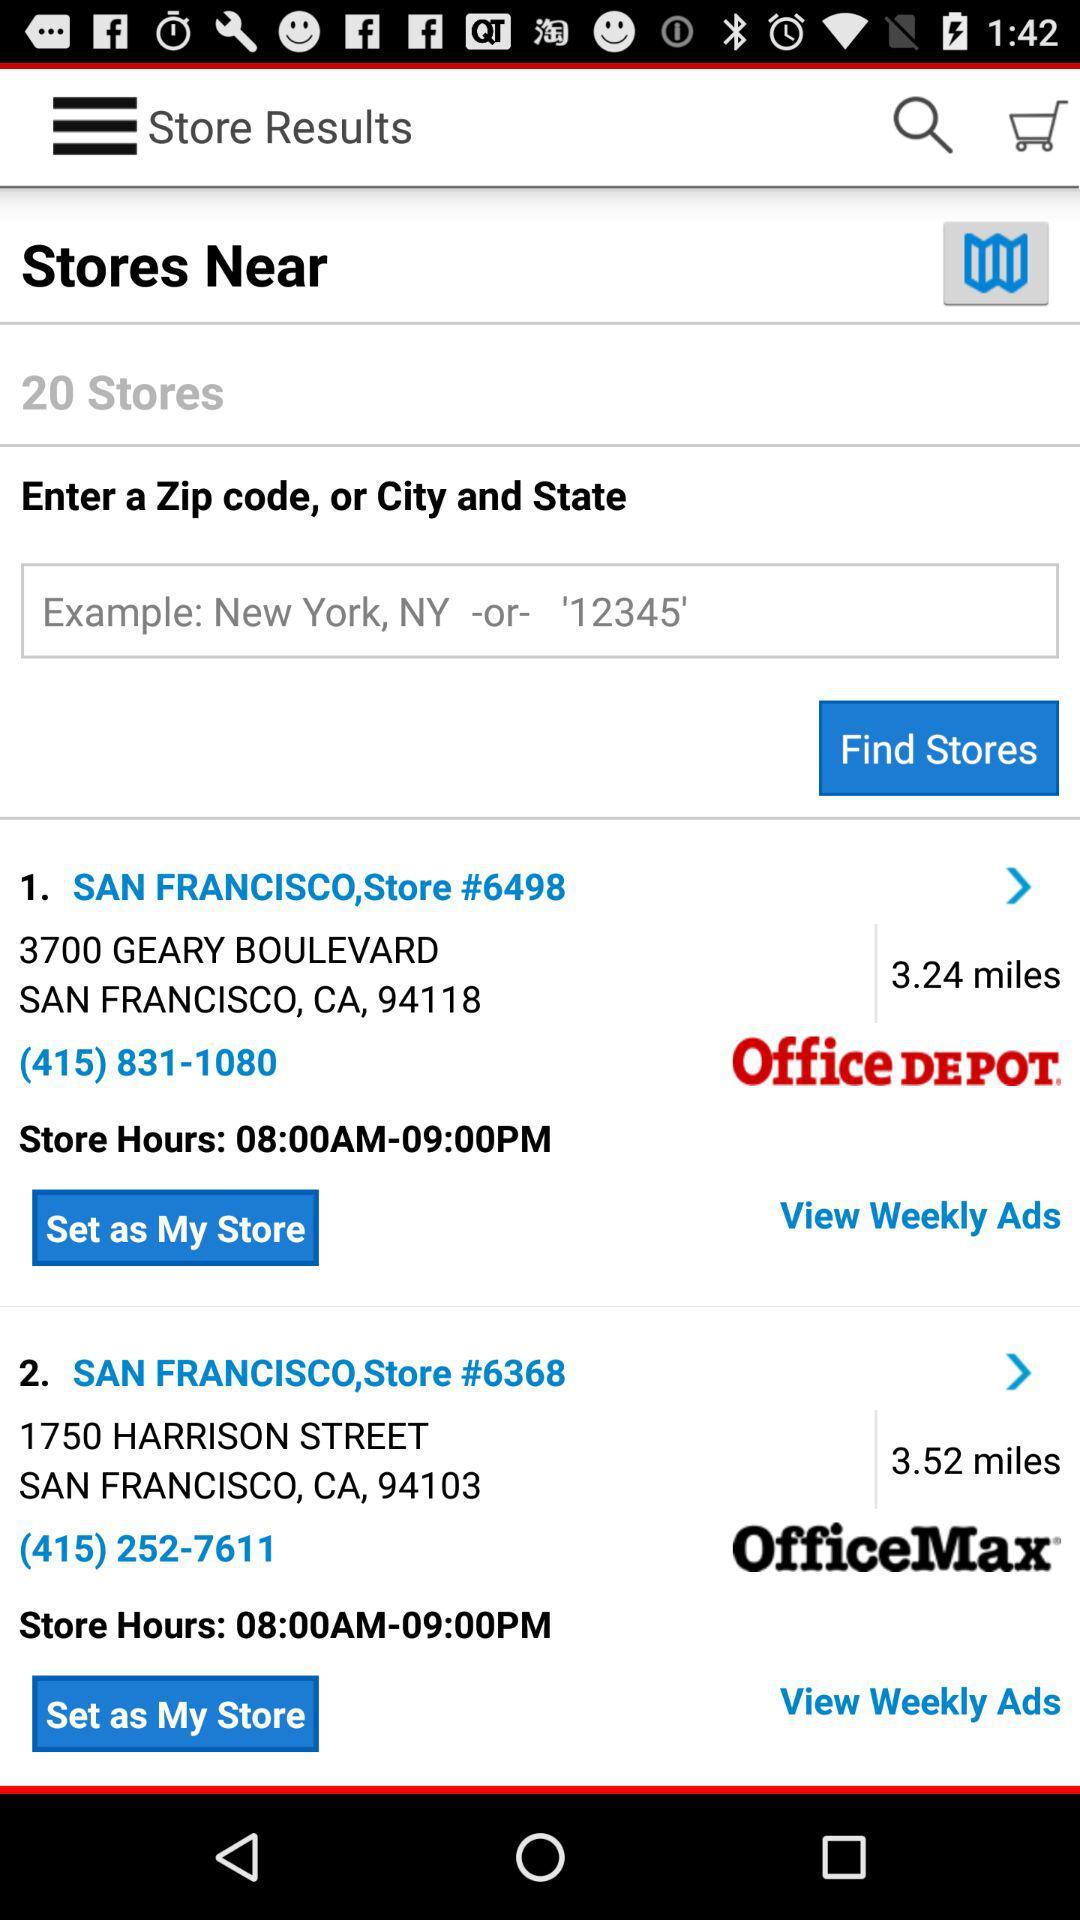  I want to click on the (415) 252-7611 app, so click(147, 1546).